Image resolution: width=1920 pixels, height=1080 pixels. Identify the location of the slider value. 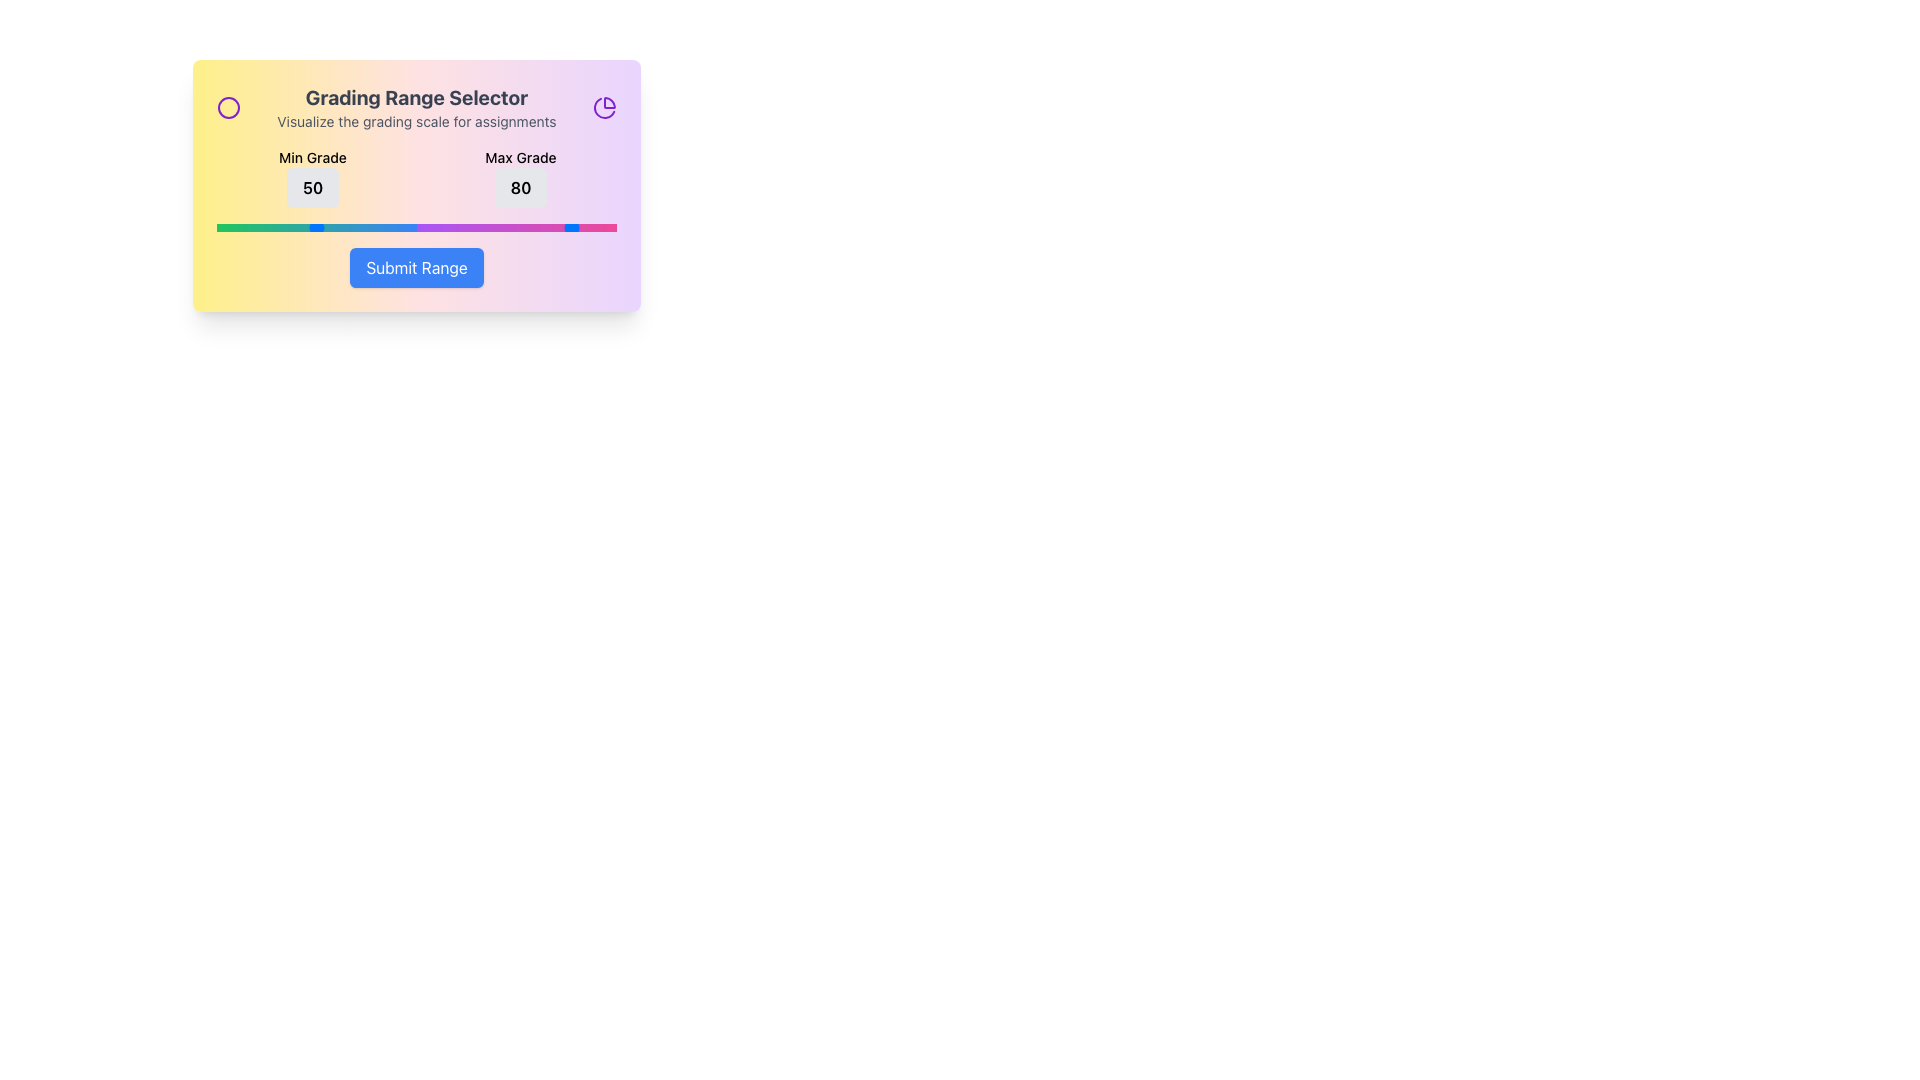
(451, 226).